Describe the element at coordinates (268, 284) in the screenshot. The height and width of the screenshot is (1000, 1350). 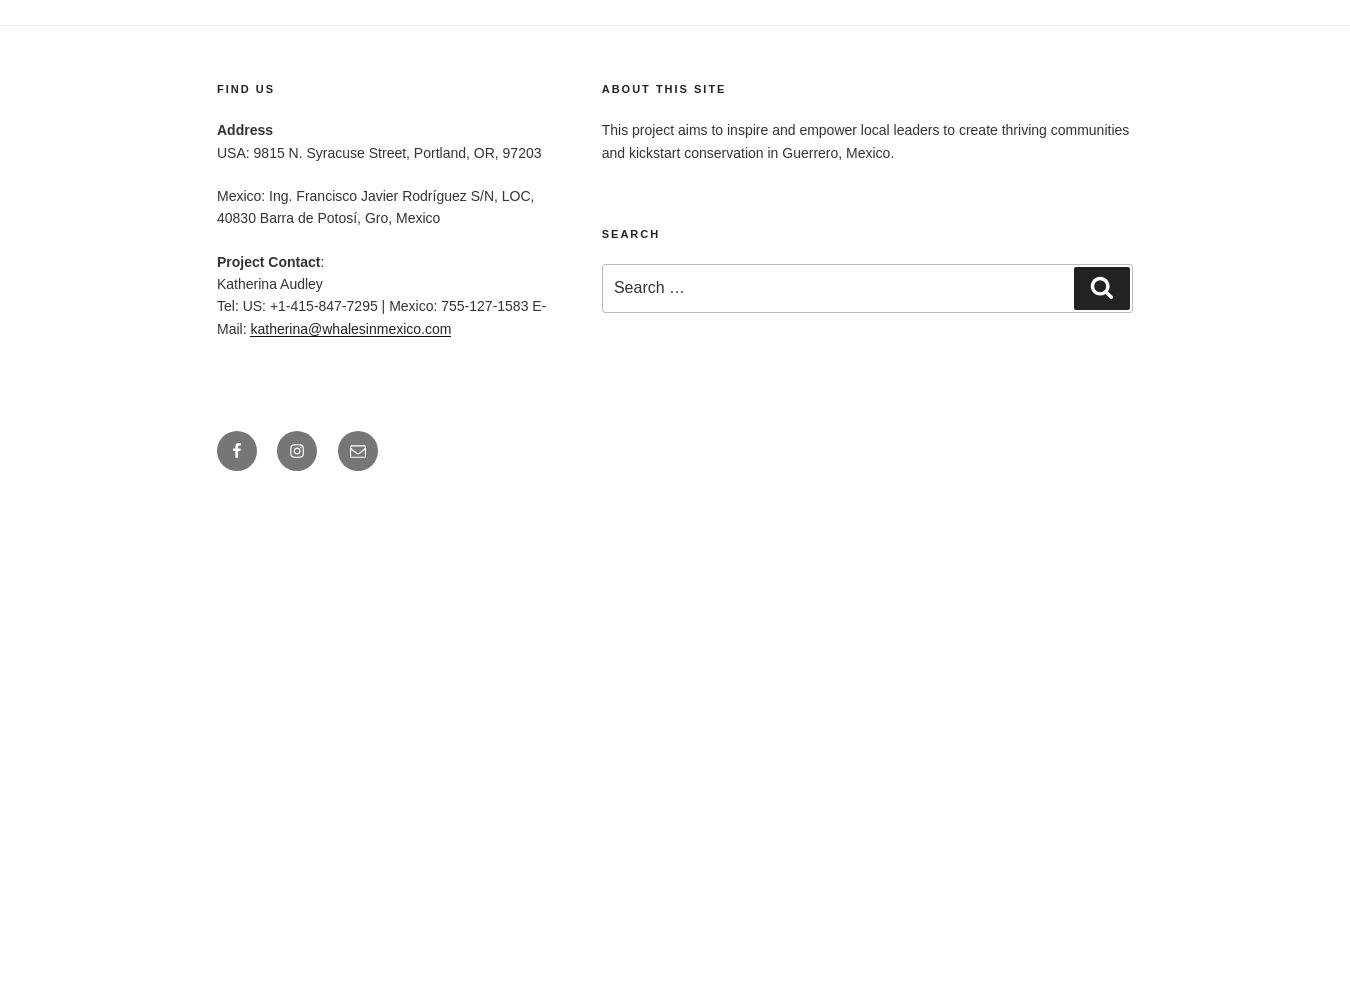
I see `'Katherina Audley'` at that location.